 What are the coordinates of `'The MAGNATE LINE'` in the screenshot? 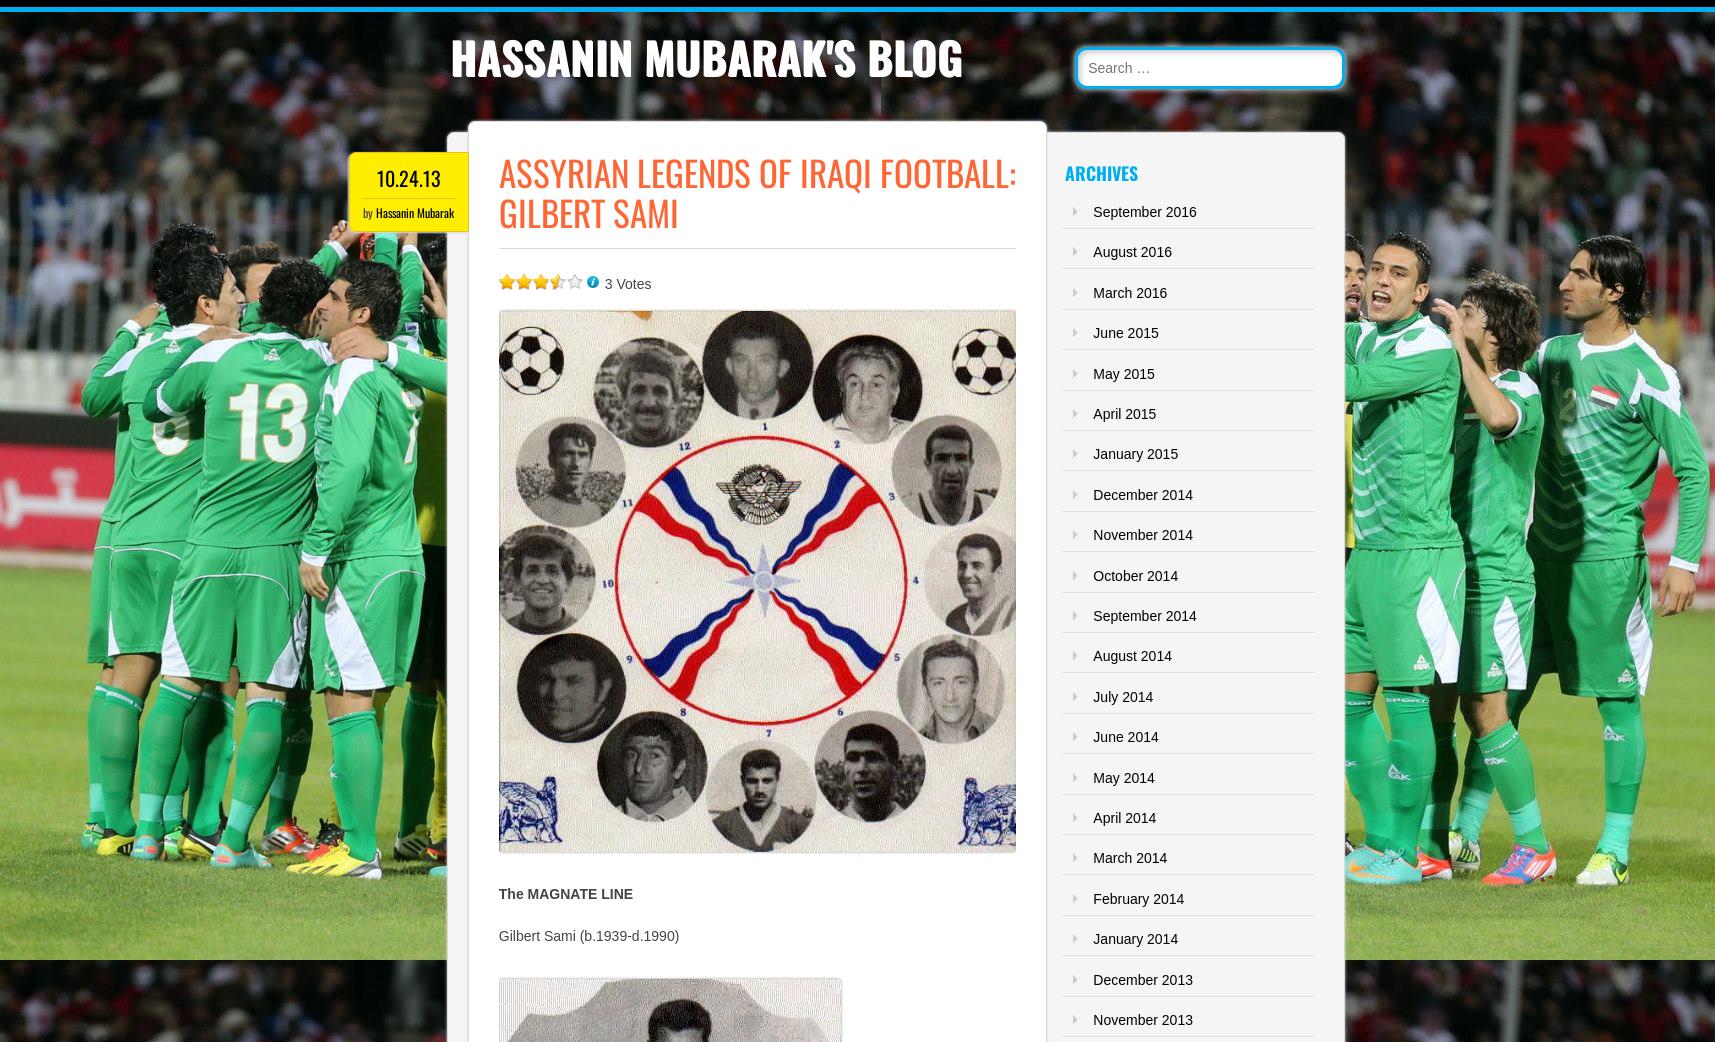 It's located at (564, 893).